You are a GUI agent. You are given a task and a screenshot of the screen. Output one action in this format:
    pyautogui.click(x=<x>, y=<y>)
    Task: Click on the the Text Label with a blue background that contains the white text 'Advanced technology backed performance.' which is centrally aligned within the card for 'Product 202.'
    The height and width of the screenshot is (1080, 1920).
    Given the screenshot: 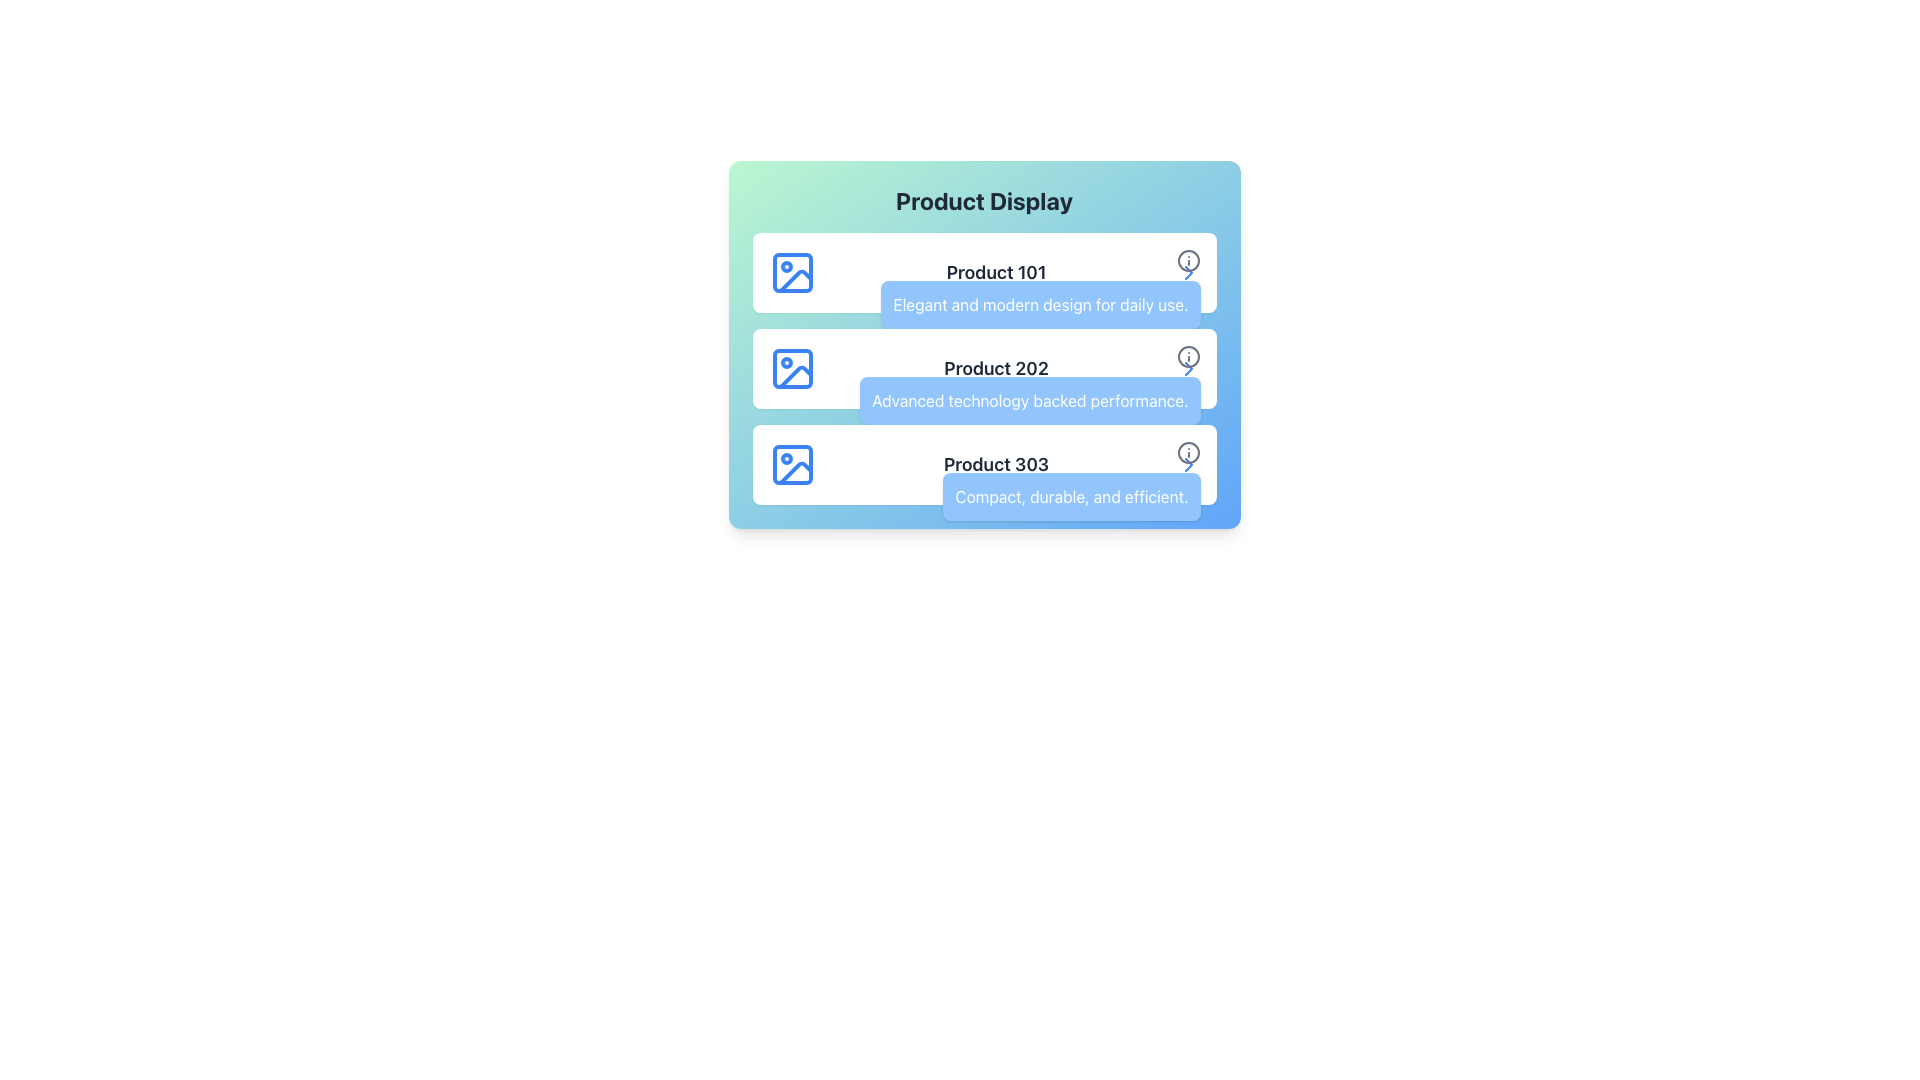 What is the action you would take?
    pyautogui.click(x=1030, y=401)
    